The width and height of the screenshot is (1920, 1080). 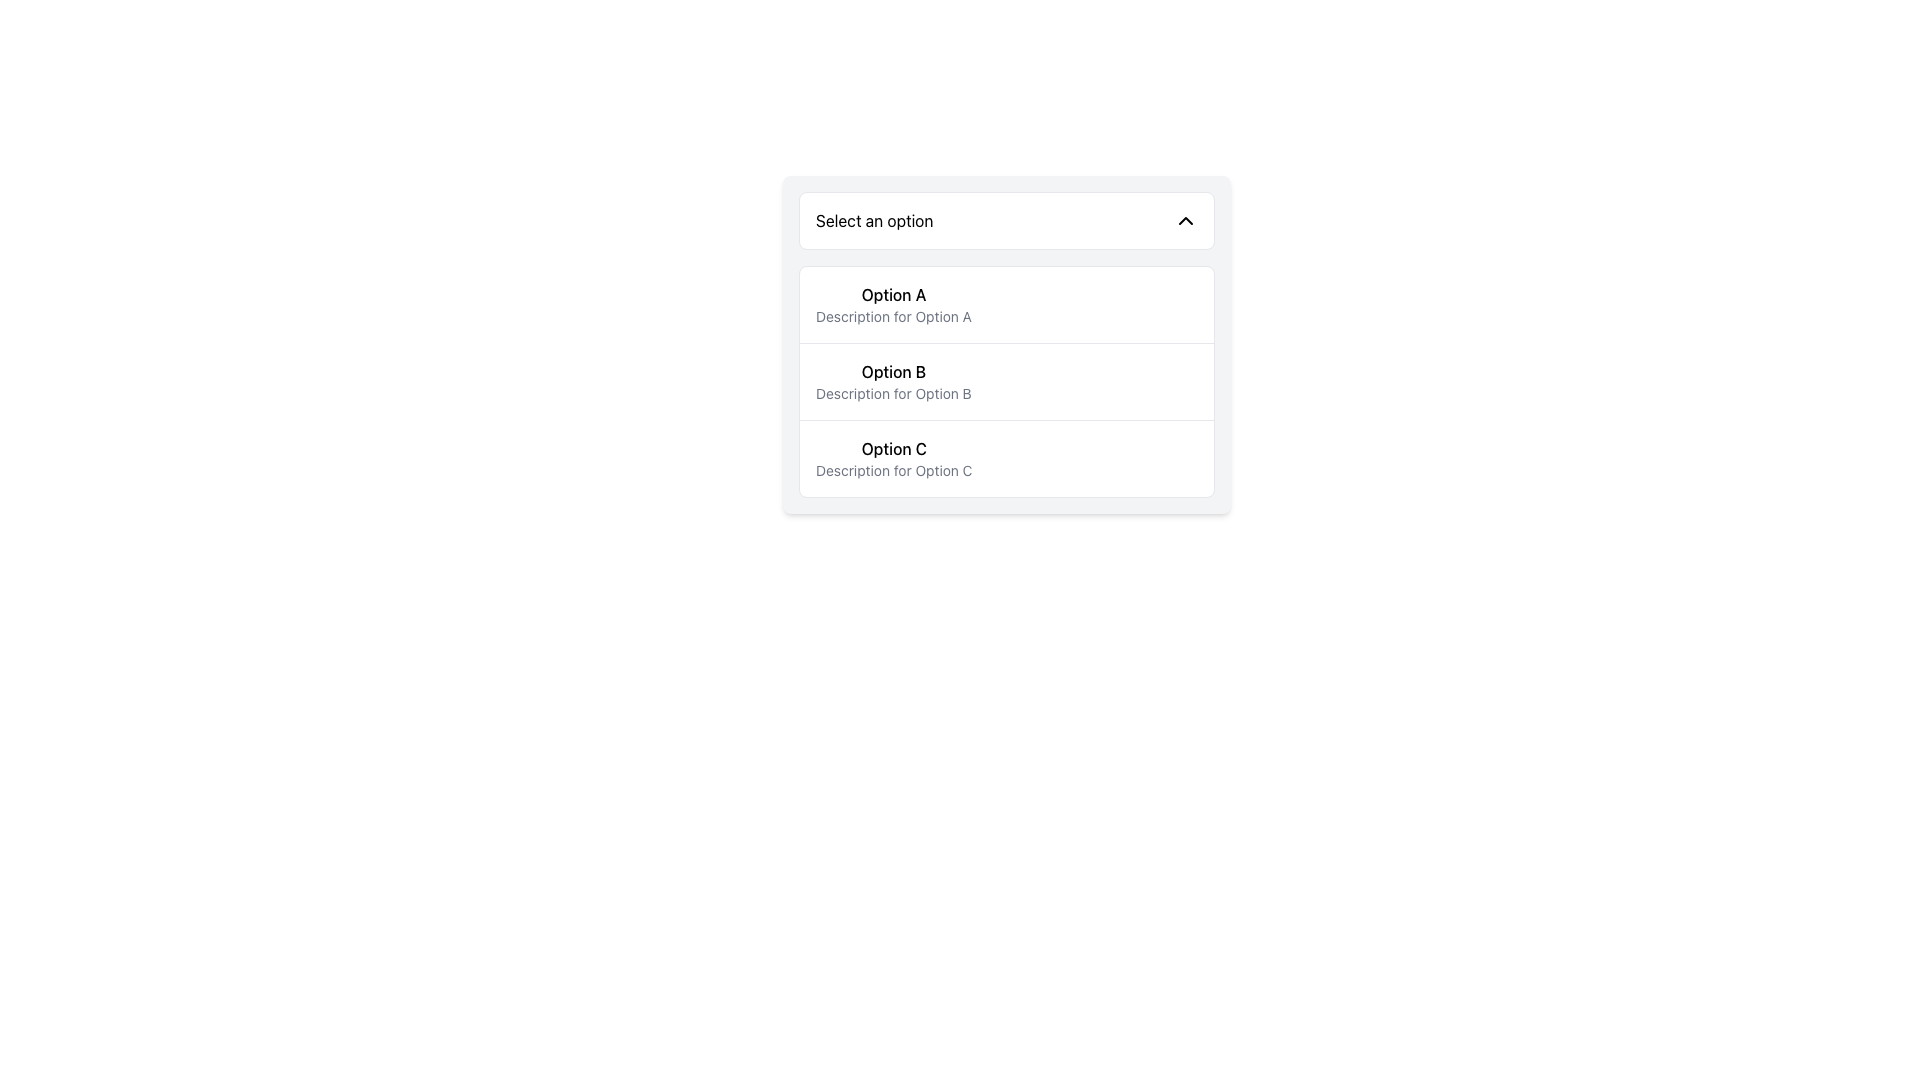 I want to click on text content of the descriptive Text label positioned below 'Option B' in the dropdown list, so click(x=892, y=393).